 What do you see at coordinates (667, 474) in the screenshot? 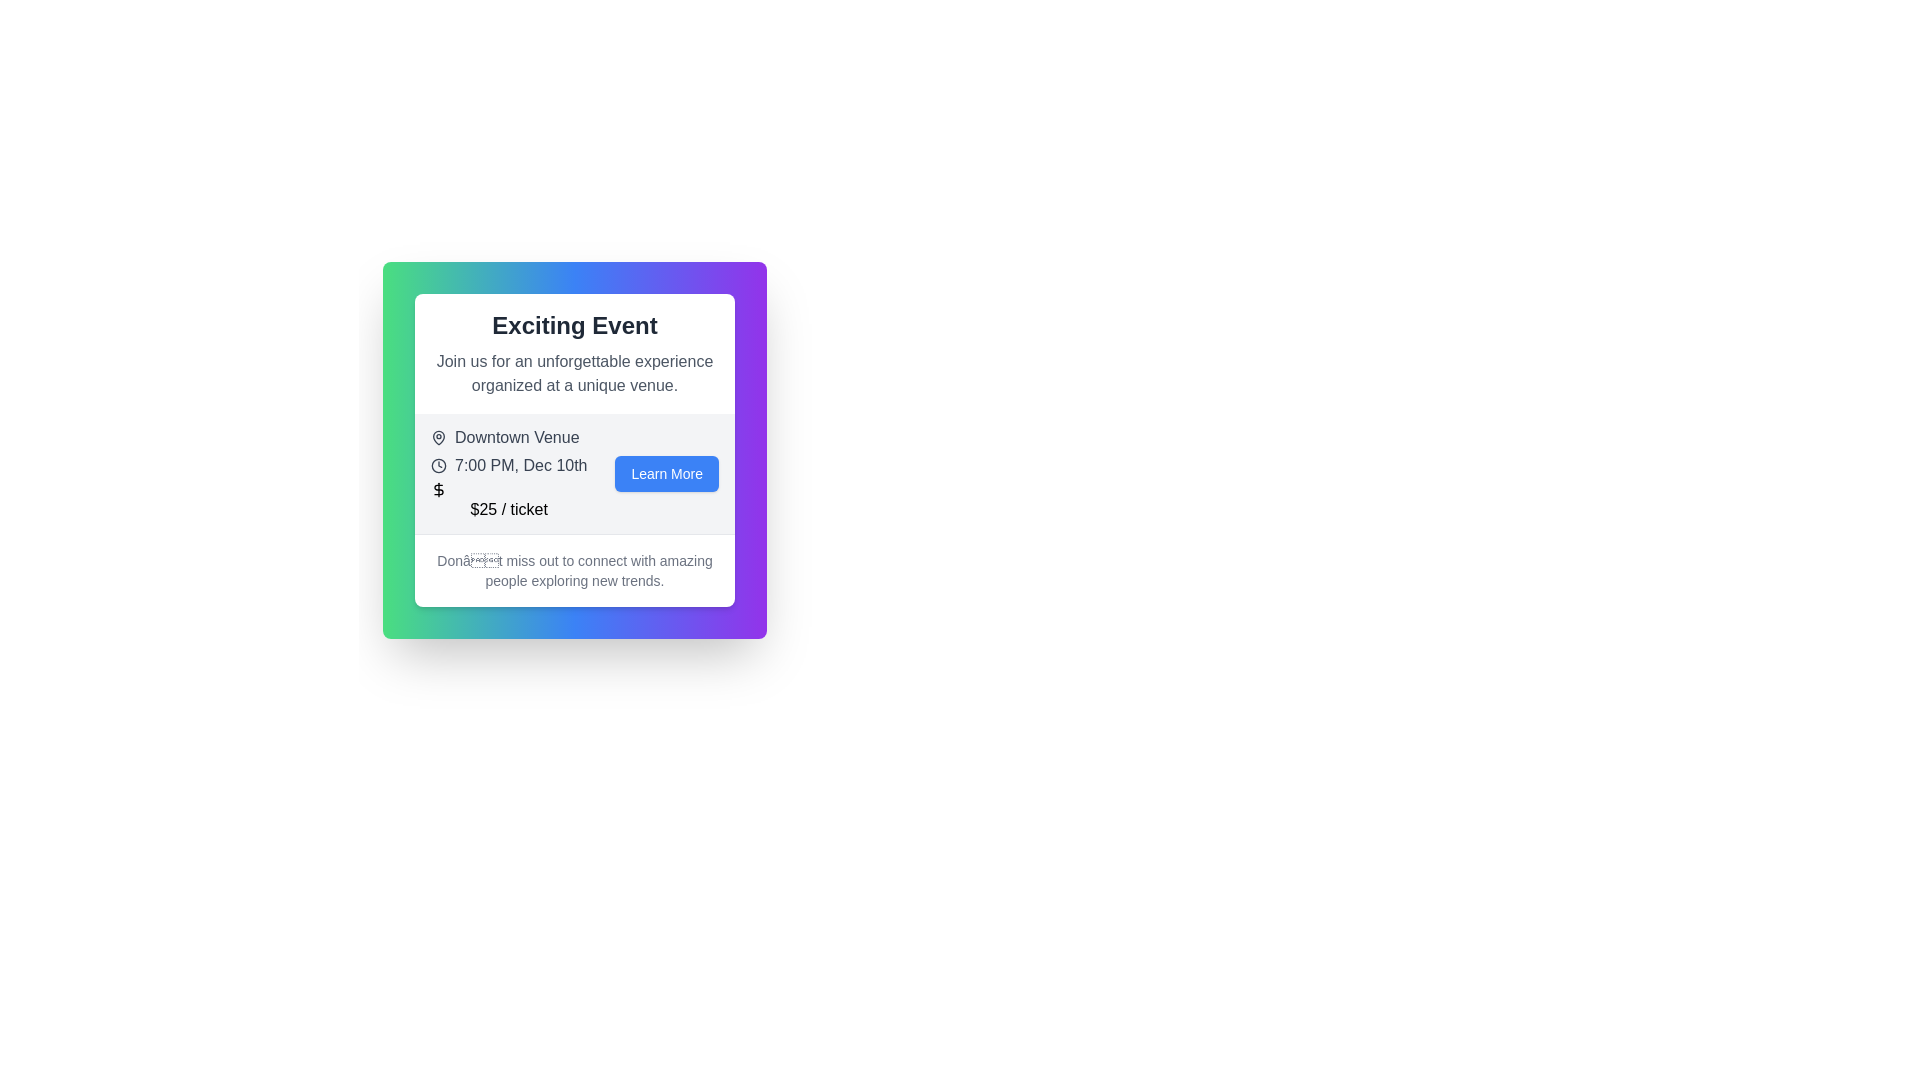
I see `the rounded rectangular button with a blue background and white text reading 'Learn More'` at bounding box center [667, 474].